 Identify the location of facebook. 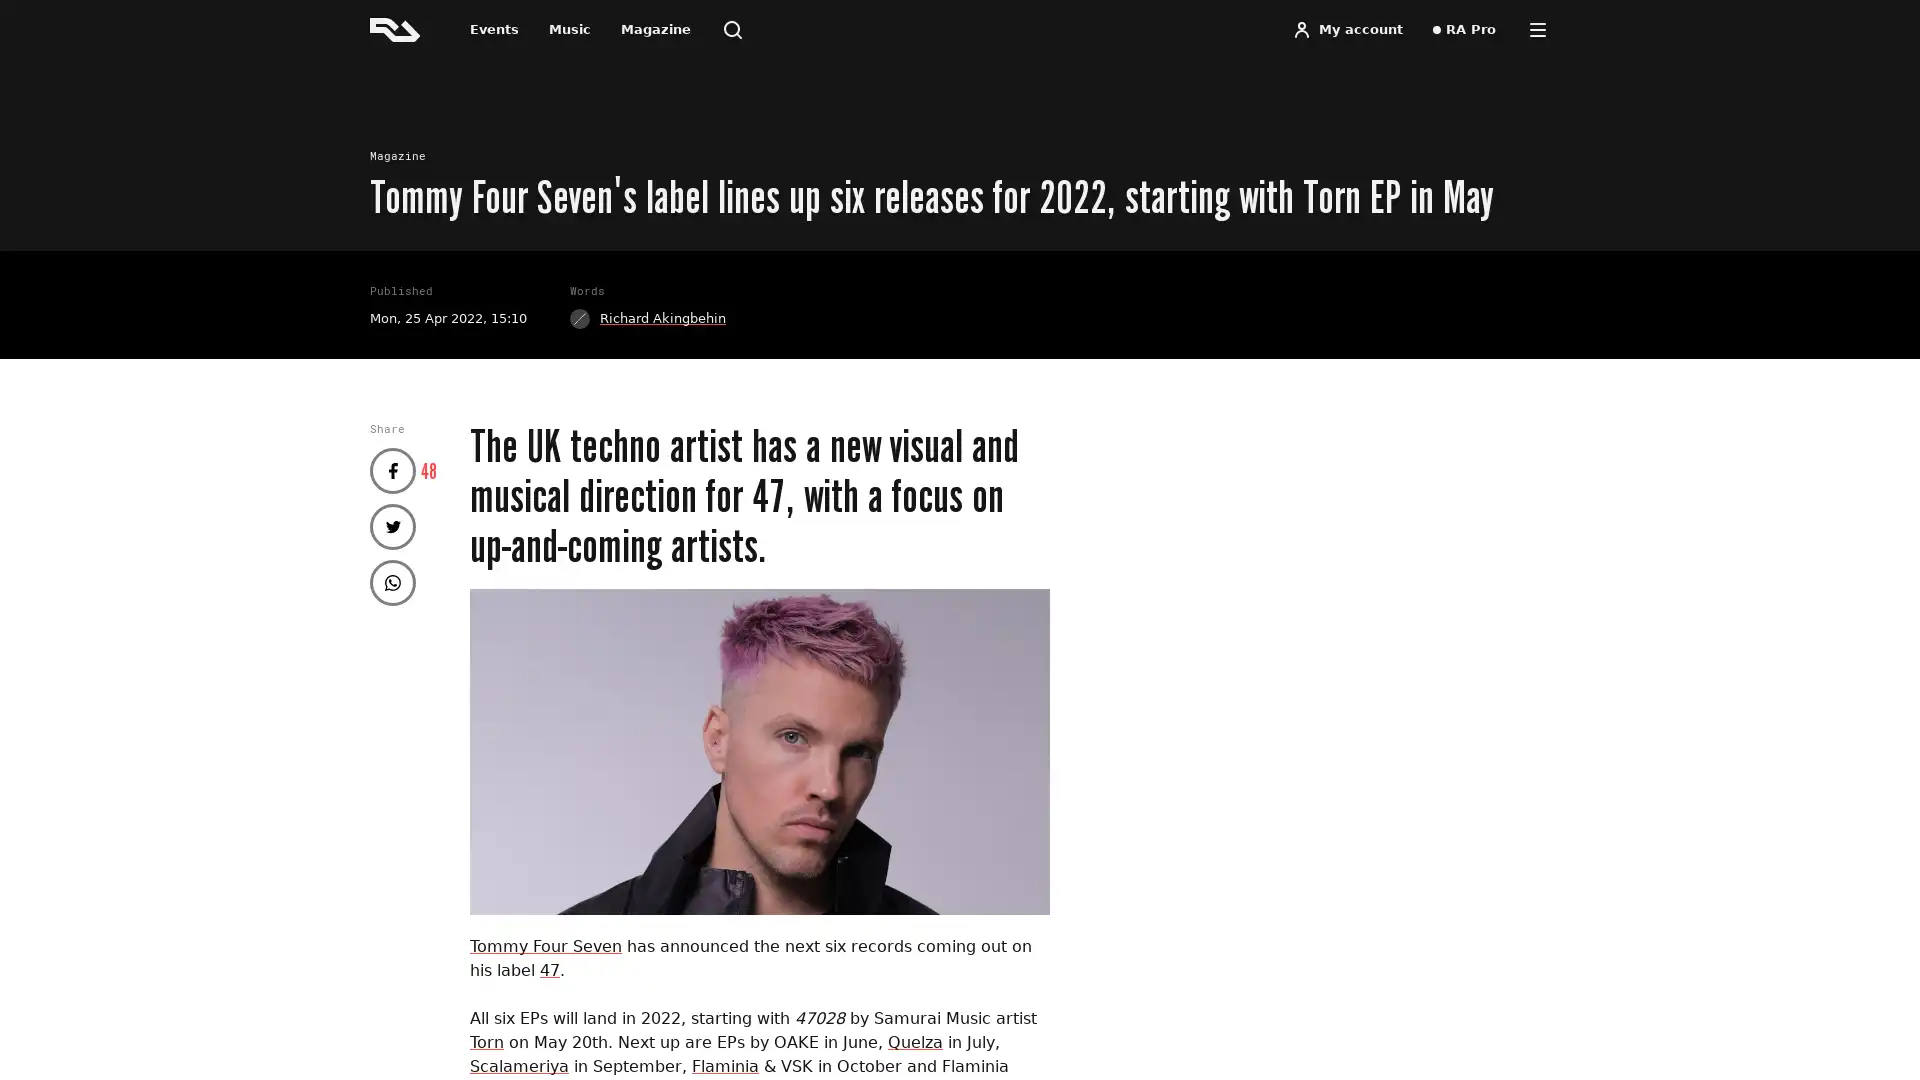
(393, 470).